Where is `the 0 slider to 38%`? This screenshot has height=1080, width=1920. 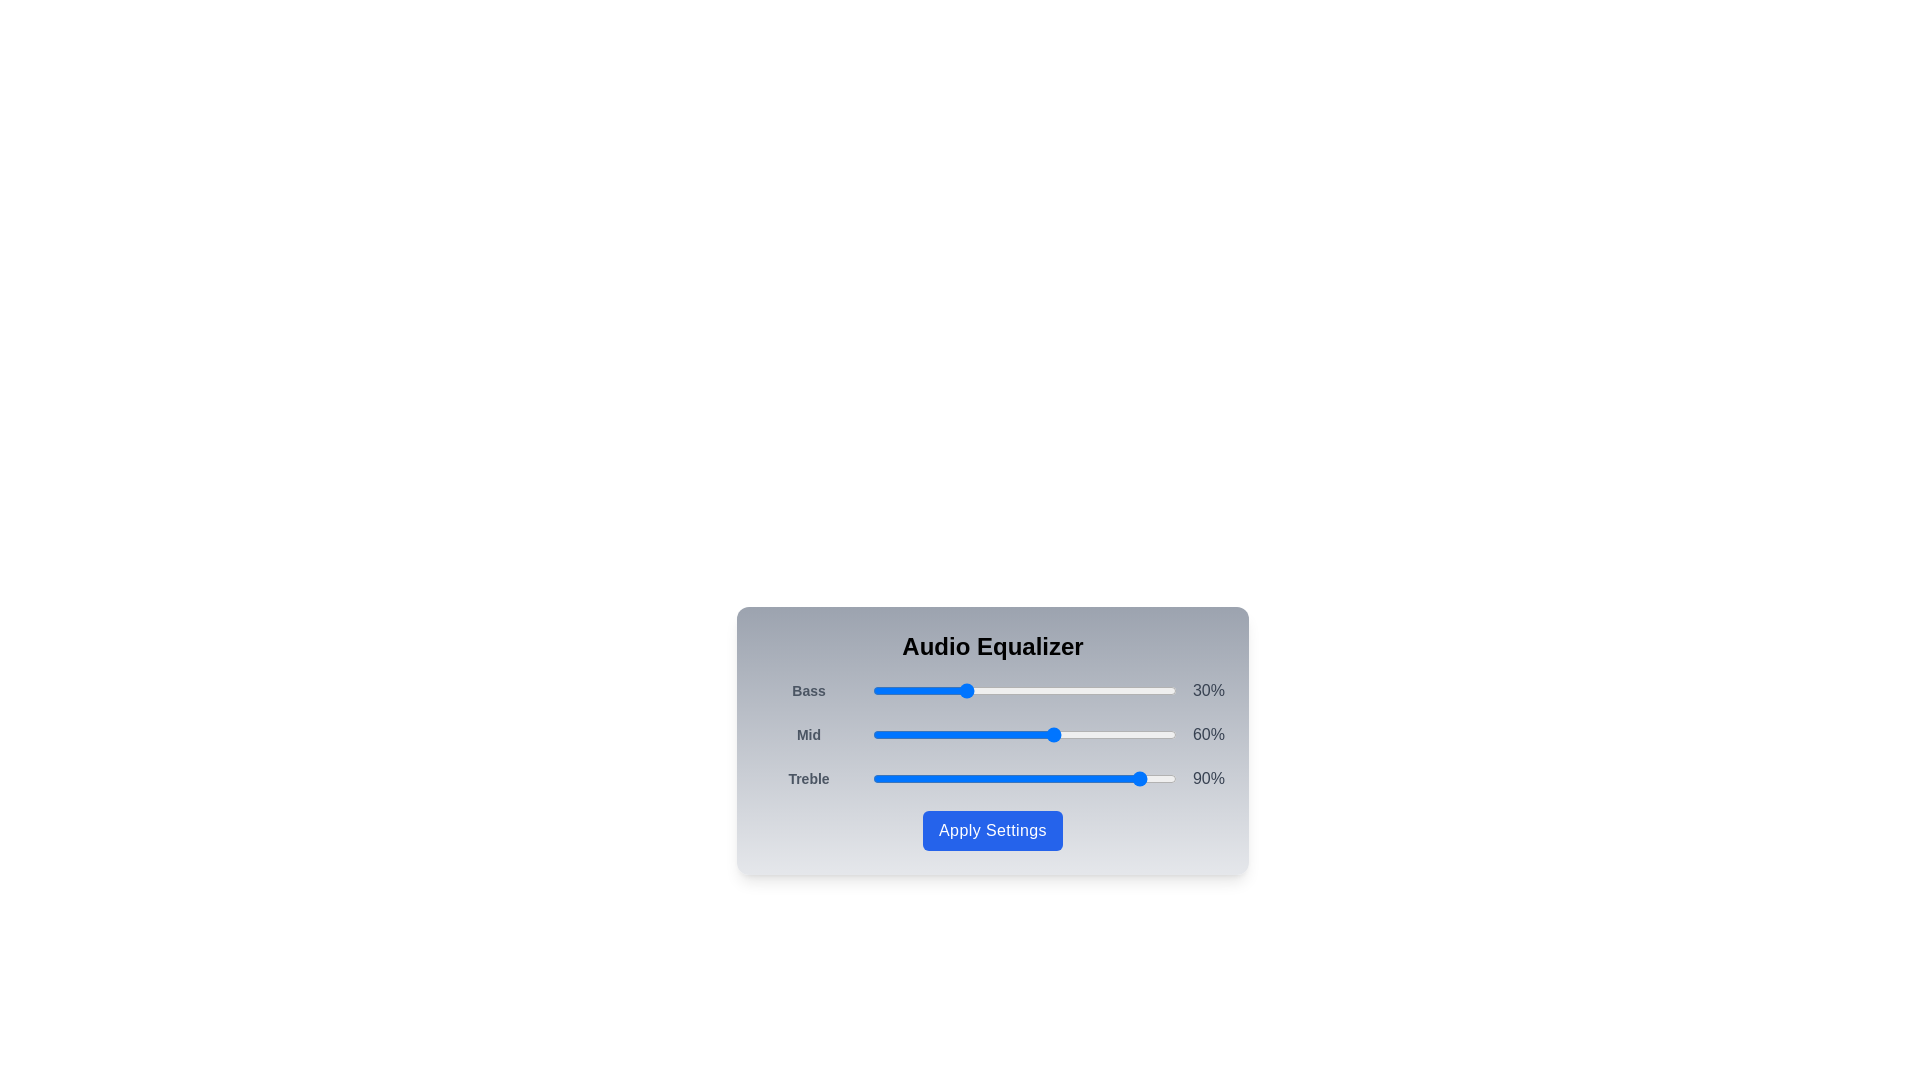 the 0 slider to 38% is located at coordinates (988, 689).